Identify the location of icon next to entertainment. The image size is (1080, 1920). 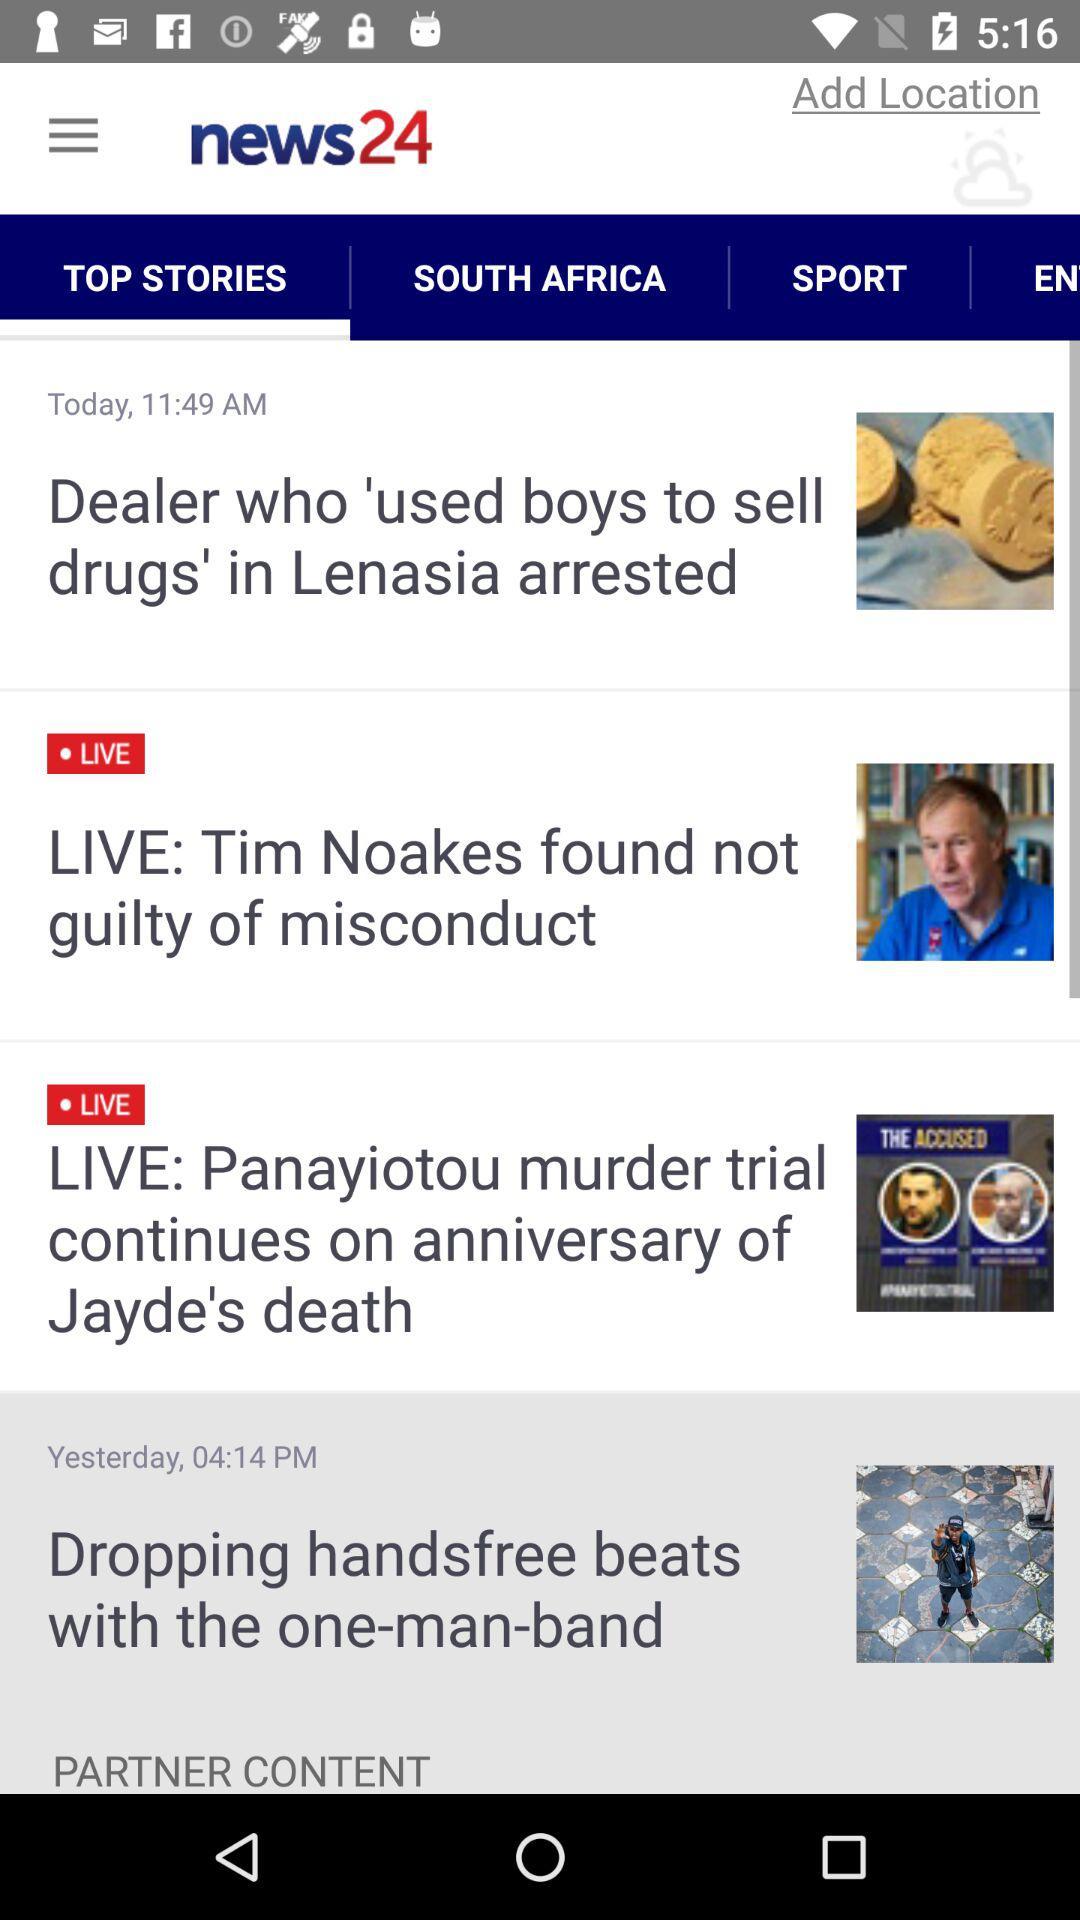
(849, 276).